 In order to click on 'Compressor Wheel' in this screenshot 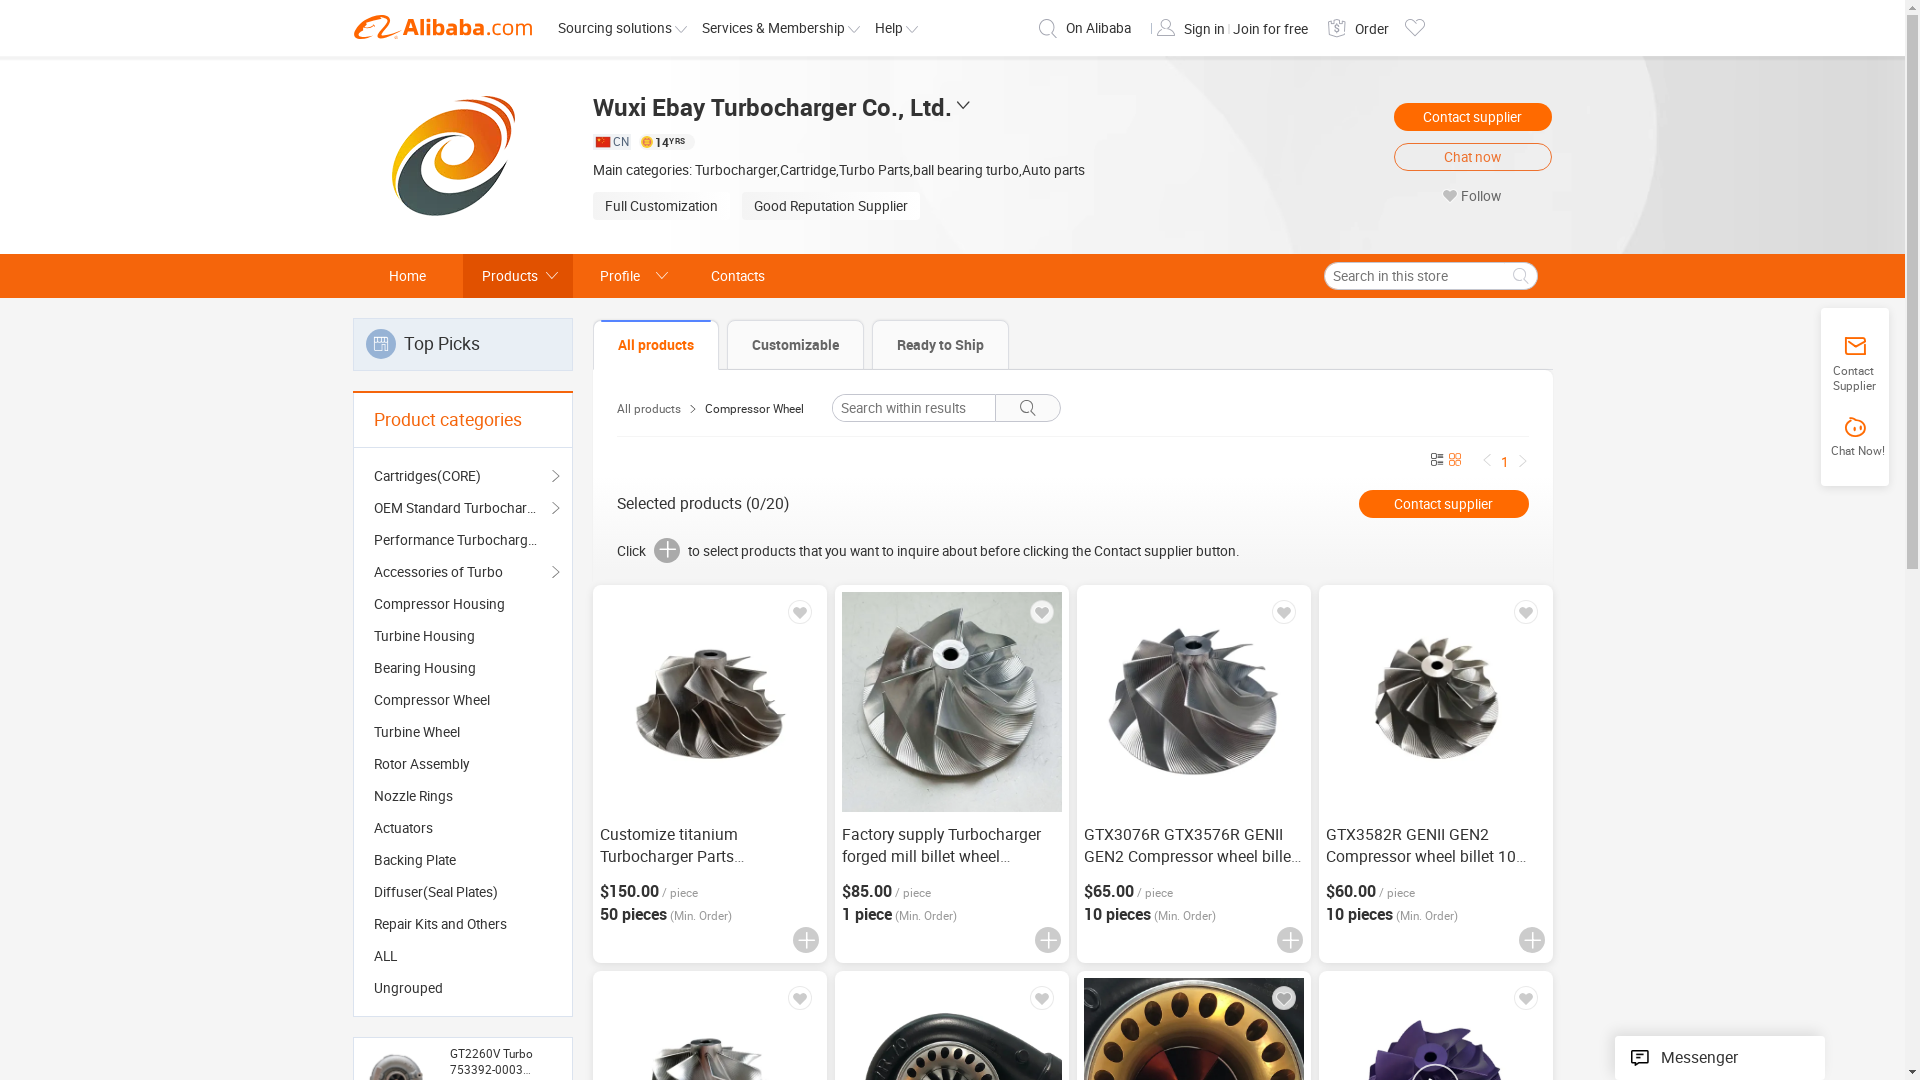, I will do `click(461, 698)`.